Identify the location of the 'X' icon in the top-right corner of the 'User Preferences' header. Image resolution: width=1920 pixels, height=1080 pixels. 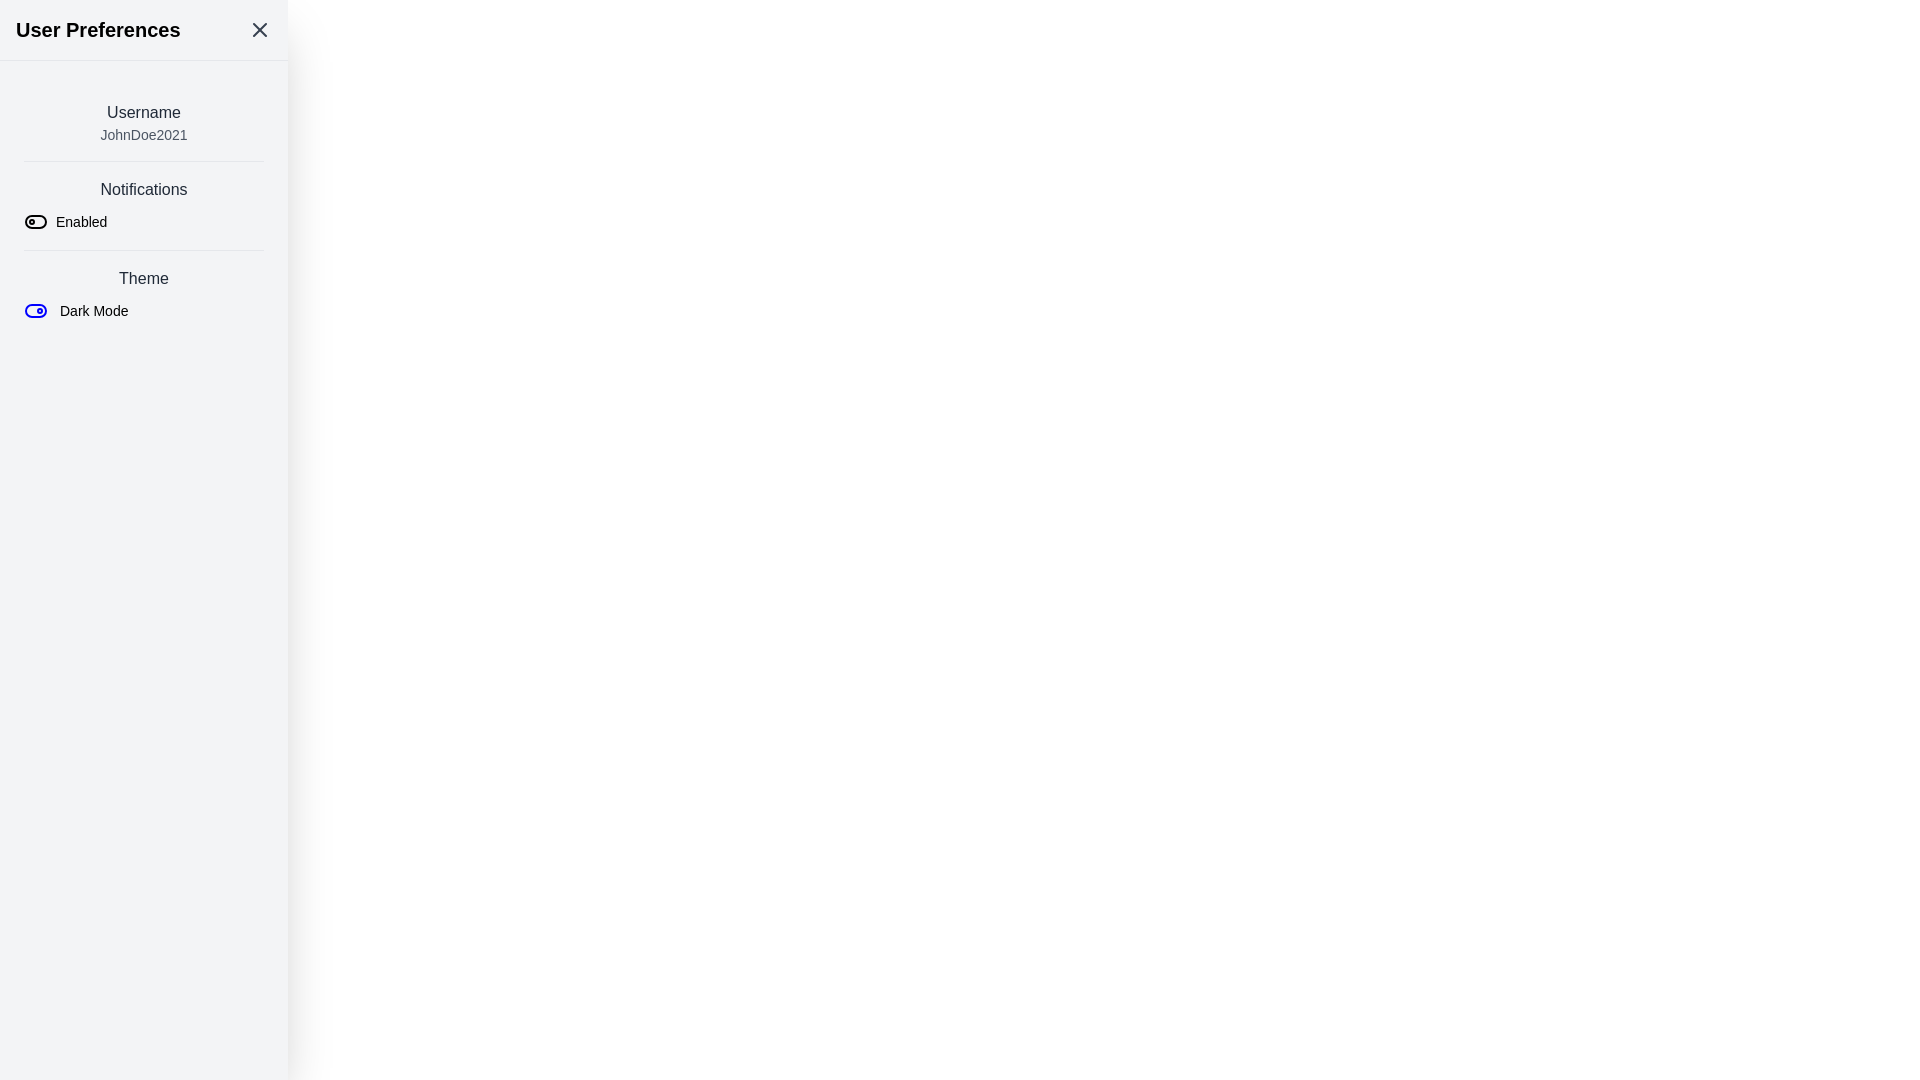
(258, 30).